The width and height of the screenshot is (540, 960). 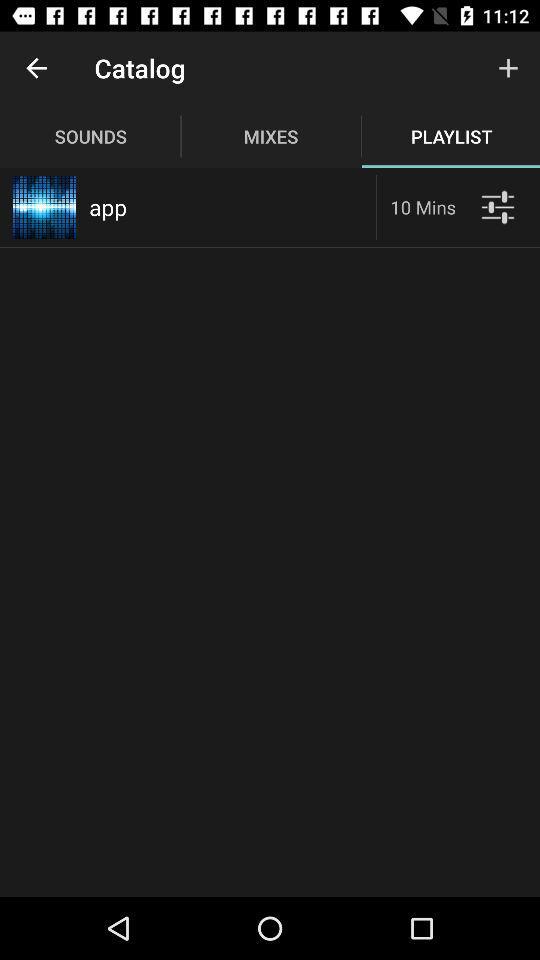 I want to click on the item above the sounds item, so click(x=36, y=68).